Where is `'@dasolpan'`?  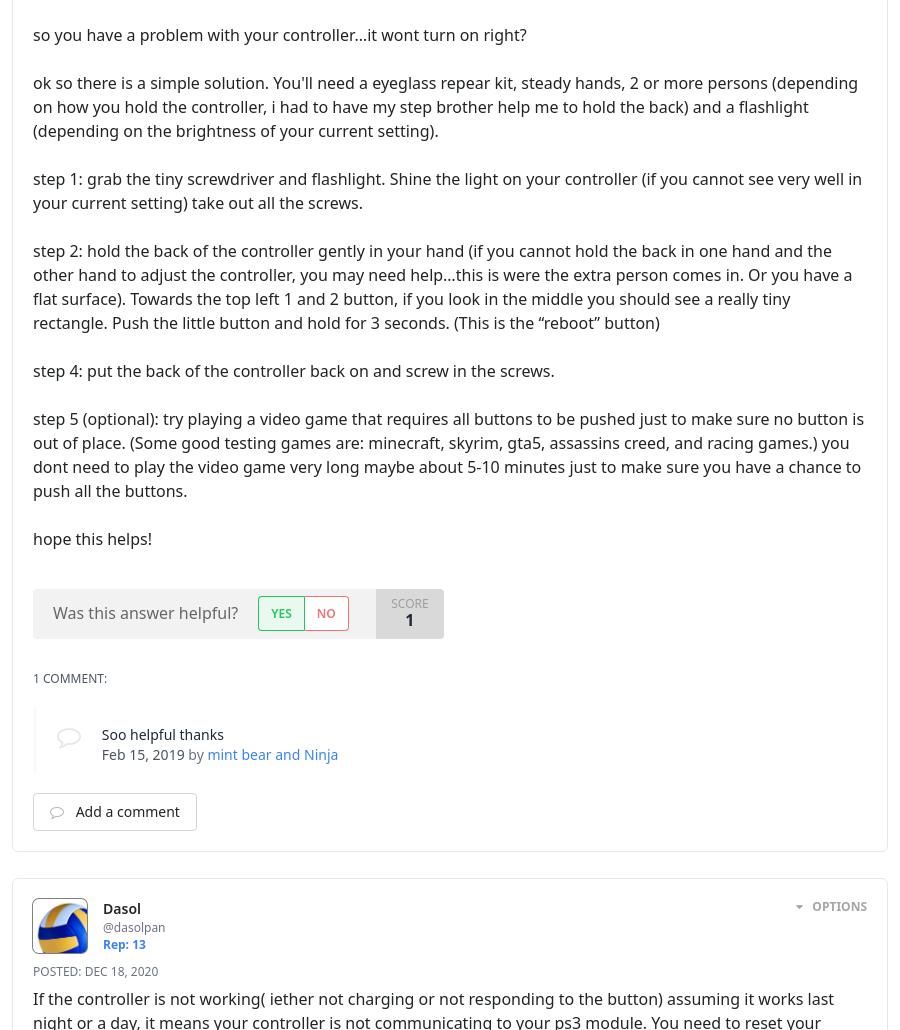 '@dasolpan' is located at coordinates (134, 926).